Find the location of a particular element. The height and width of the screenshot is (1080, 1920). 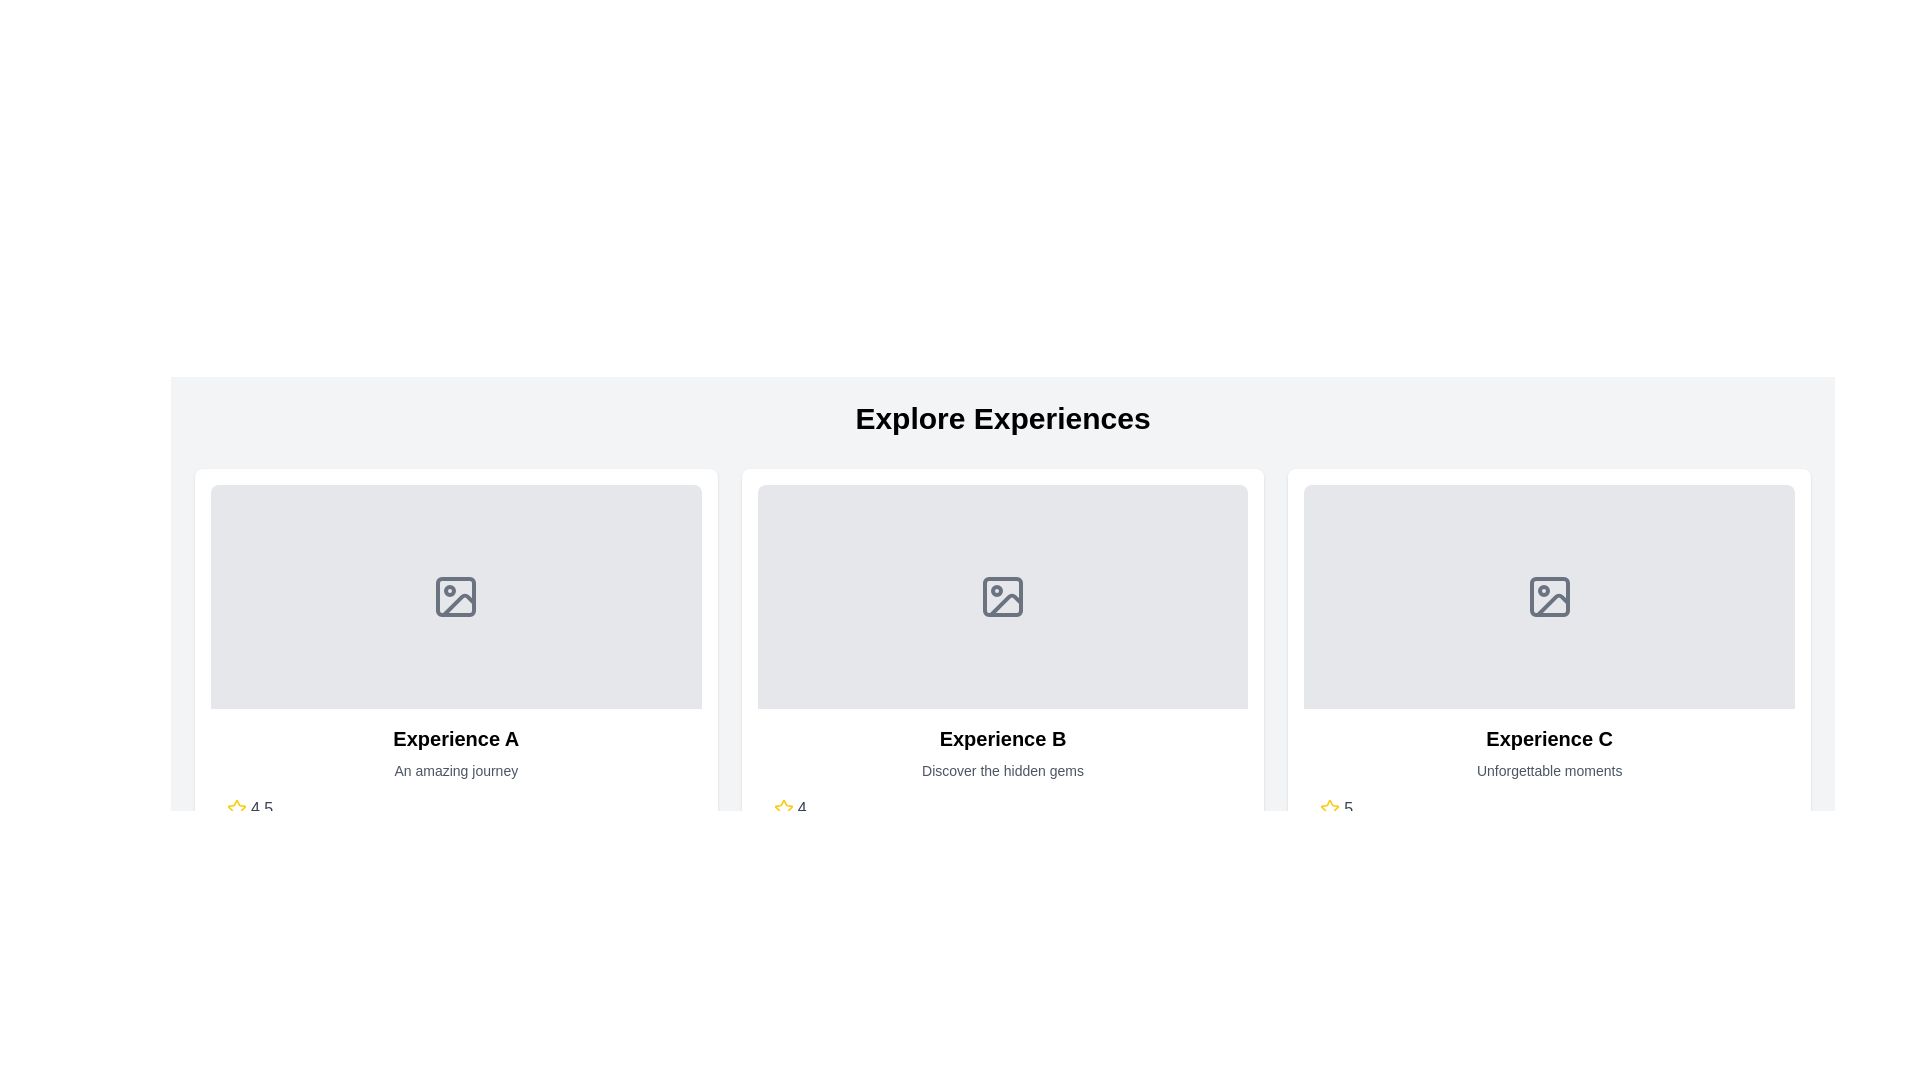

the Rating display element, which visually represents a five-star rating system with a score of '5', located at the bottom of the card titled 'Experience C' is located at coordinates (1548, 808).